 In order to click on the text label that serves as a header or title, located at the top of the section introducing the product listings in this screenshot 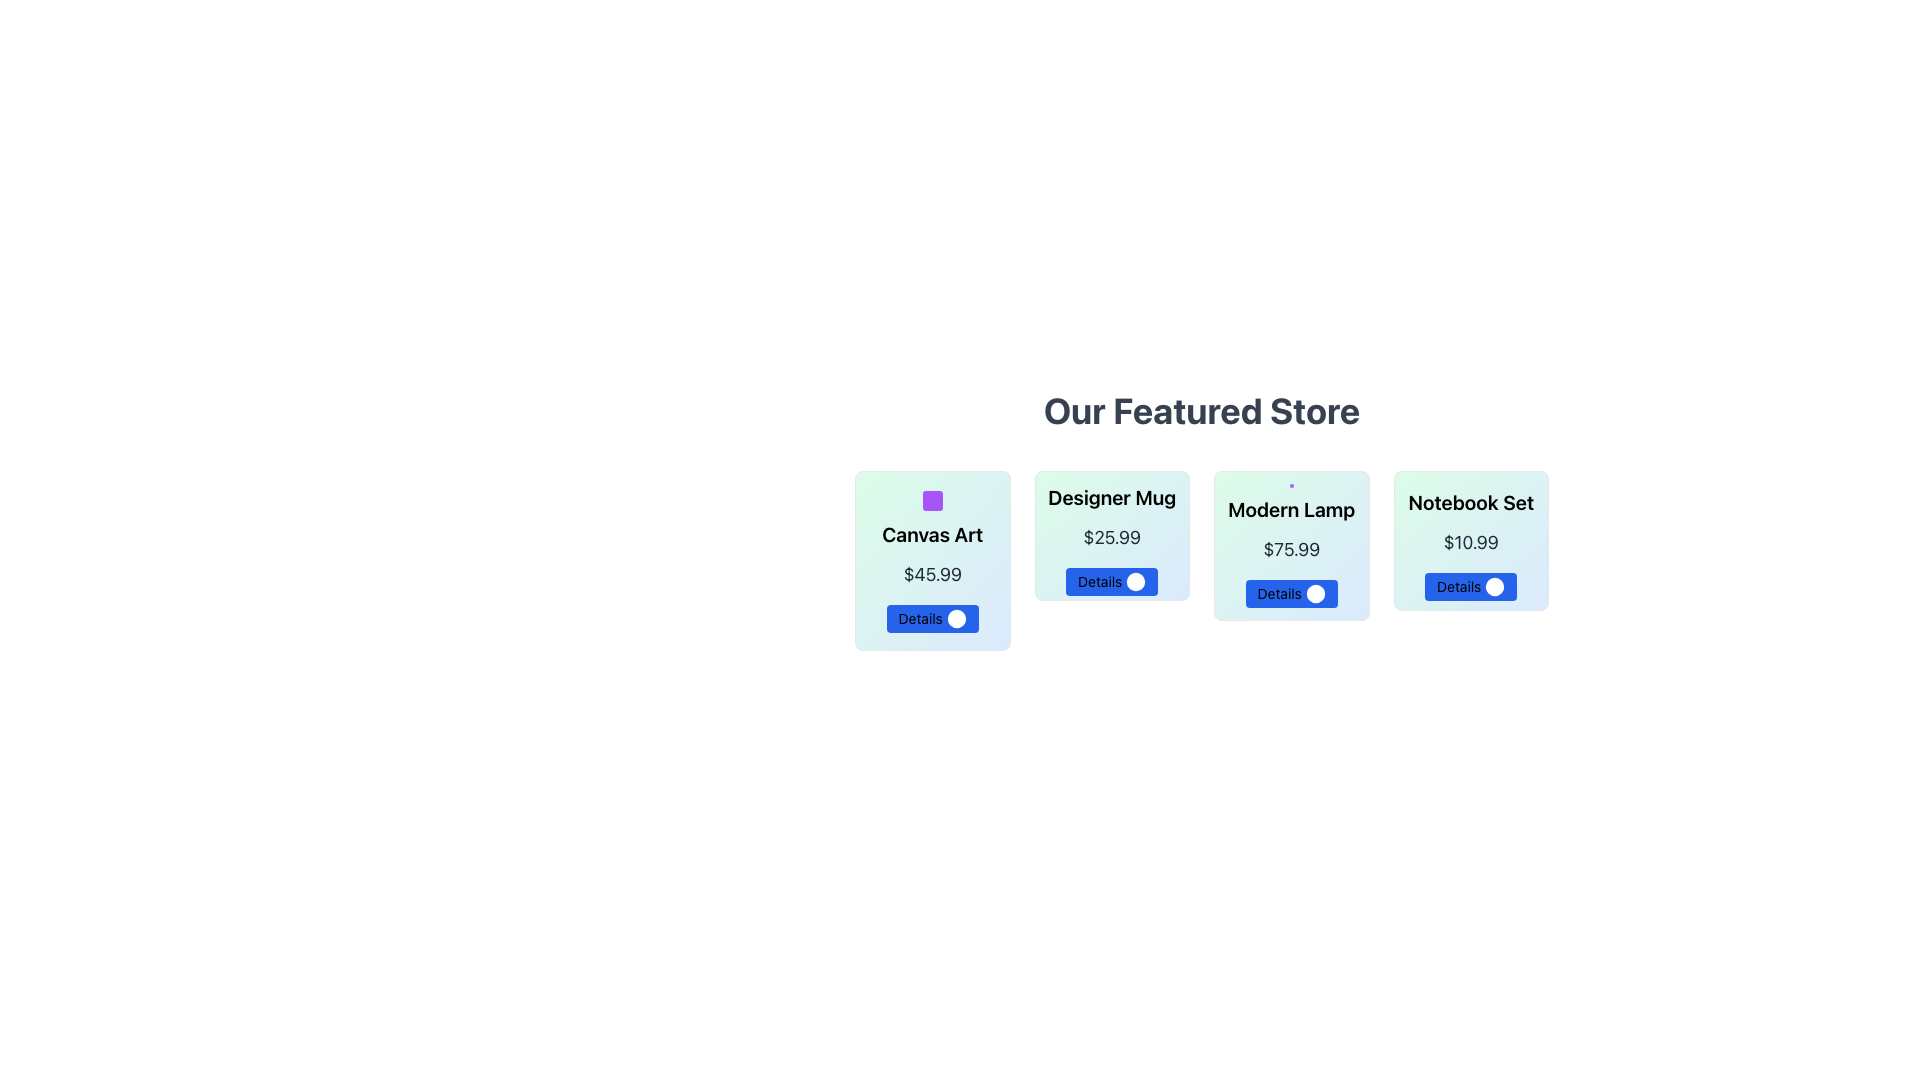, I will do `click(1200, 410)`.